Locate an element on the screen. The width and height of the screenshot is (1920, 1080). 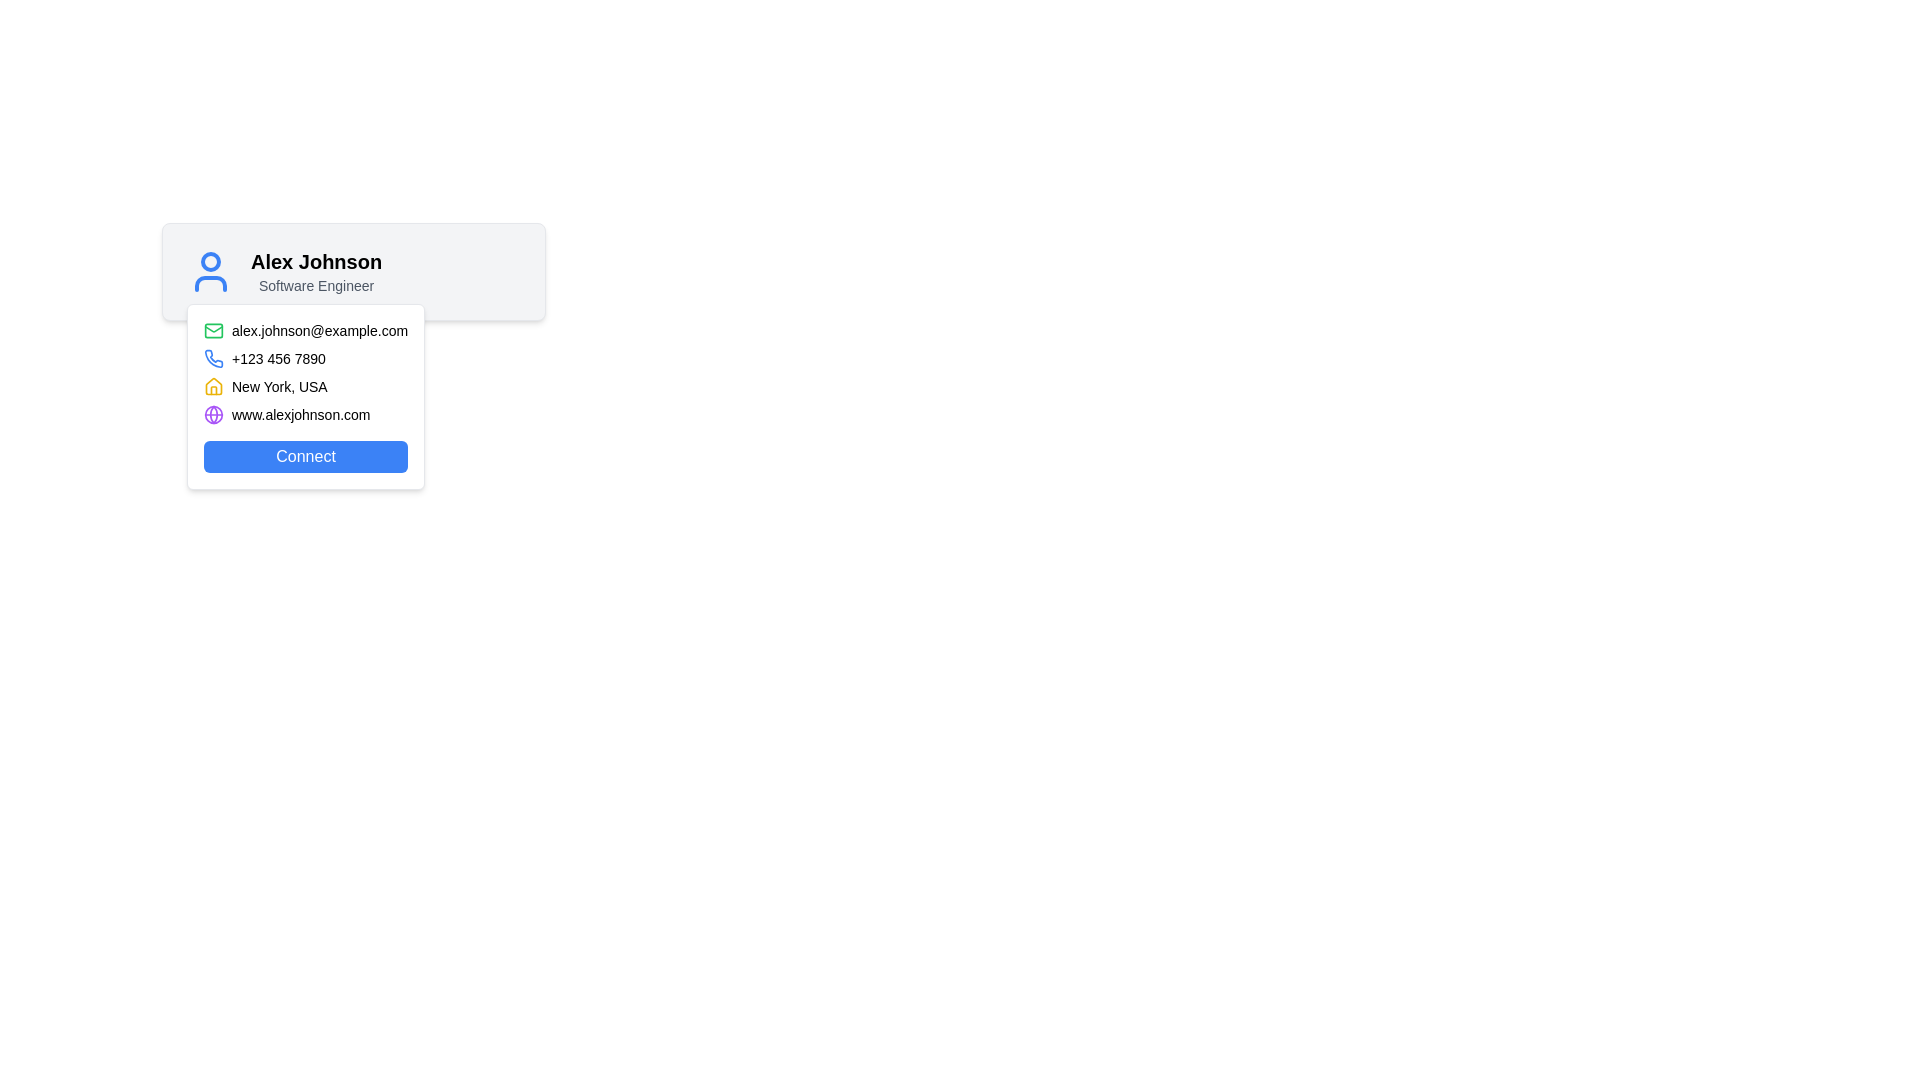
the 'home' icon associated with the address information for 'New York, USA' located in the third position of the icon-text pairs is located at coordinates (214, 385).